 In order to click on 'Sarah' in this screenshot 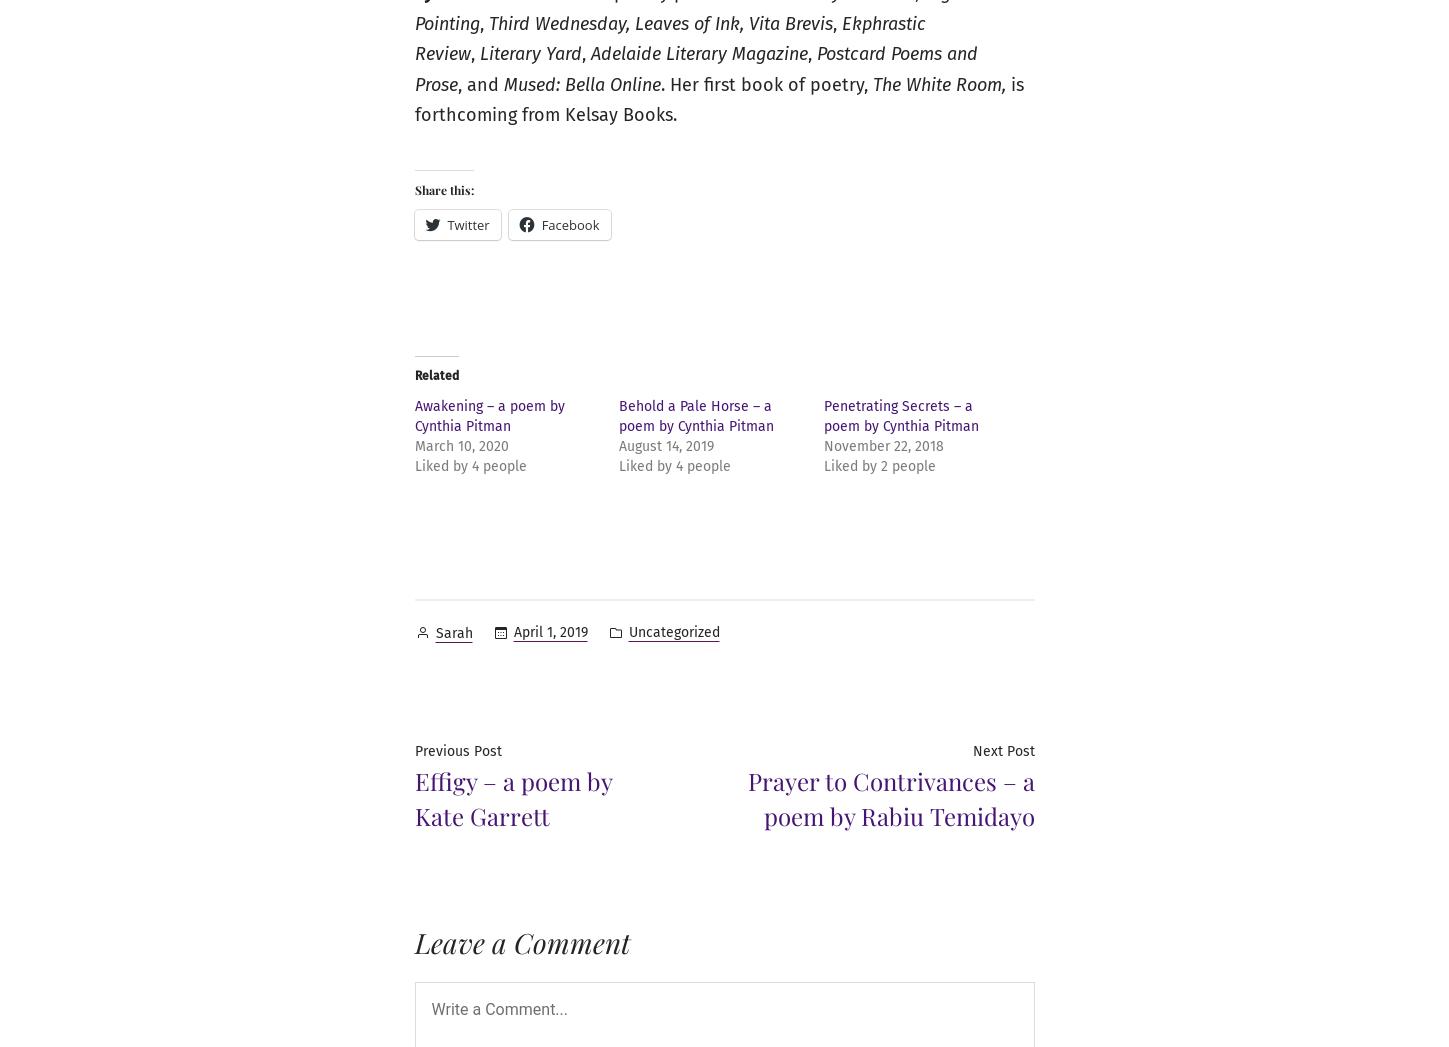, I will do `click(453, 632)`.